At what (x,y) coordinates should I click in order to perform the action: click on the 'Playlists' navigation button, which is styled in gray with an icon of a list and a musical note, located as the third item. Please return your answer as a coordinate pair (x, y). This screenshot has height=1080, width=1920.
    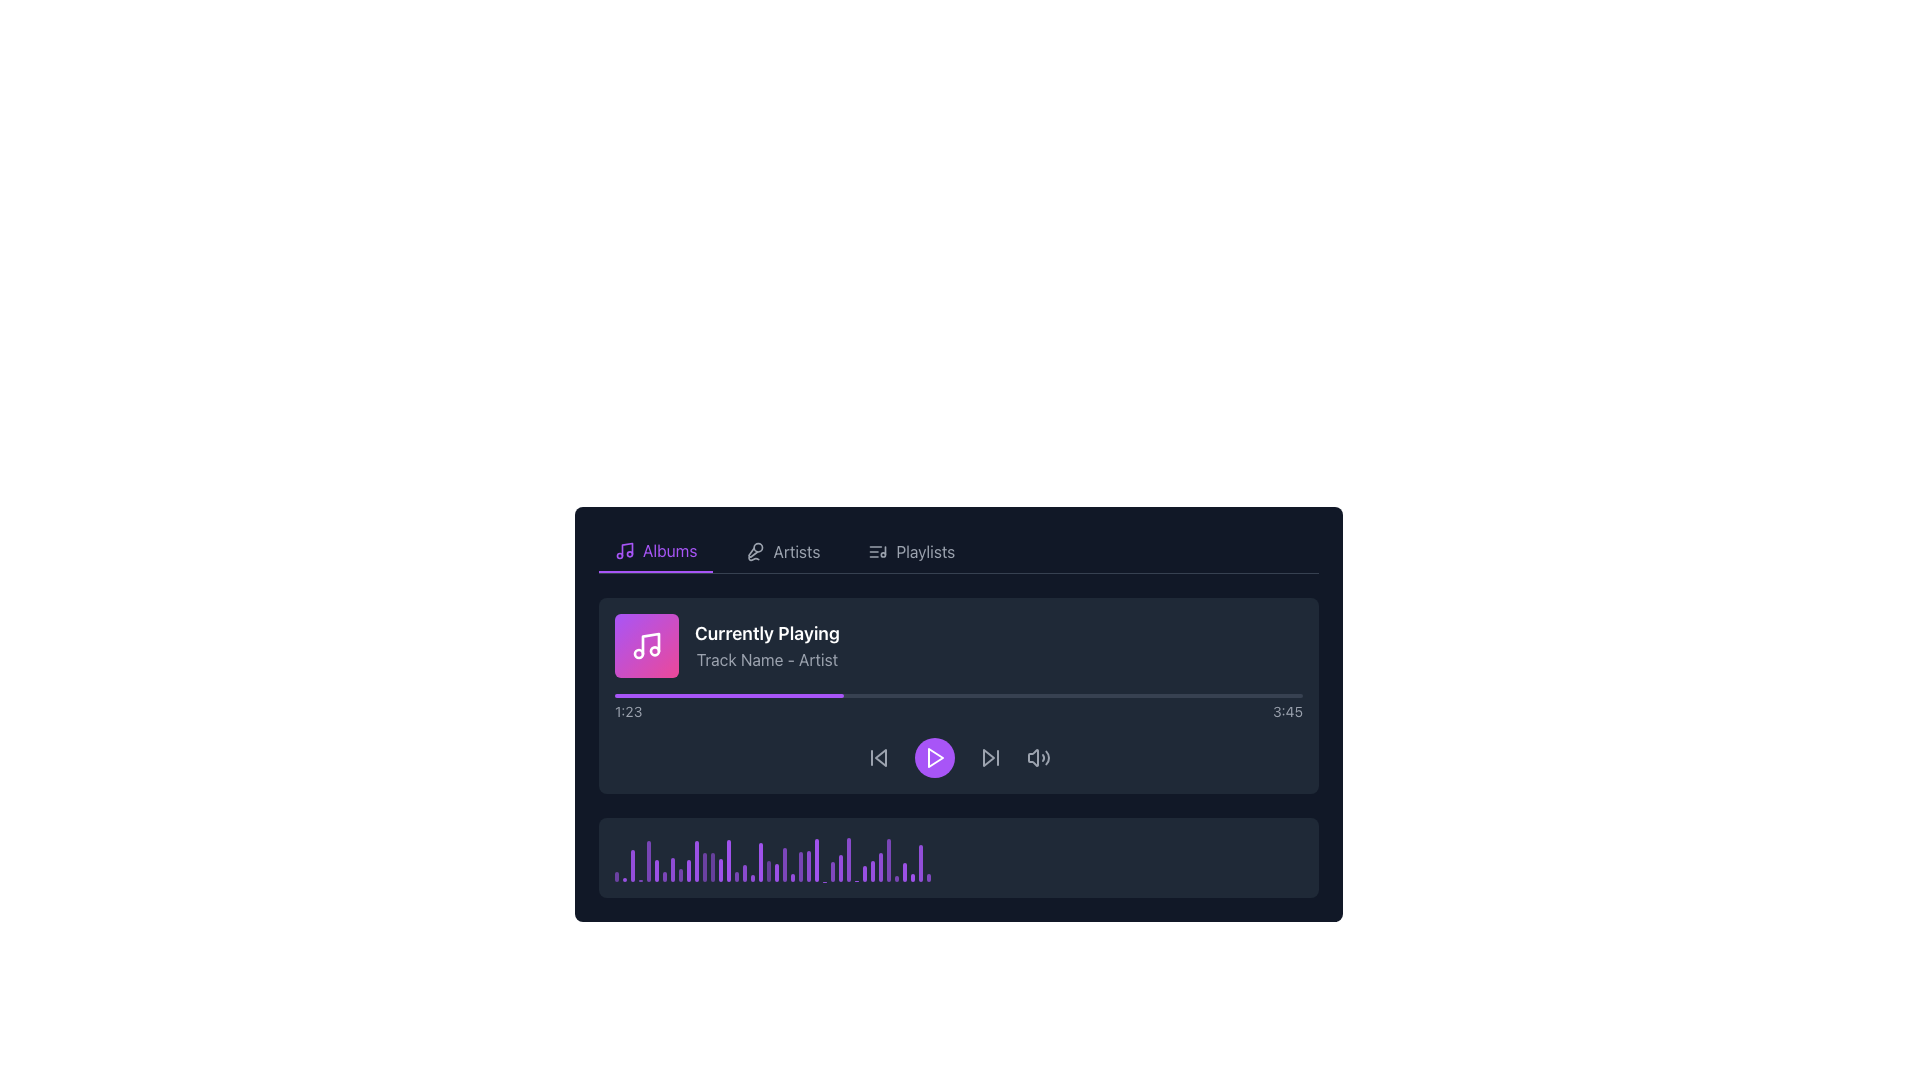
    Looking at the image, I should click on (910, 551).